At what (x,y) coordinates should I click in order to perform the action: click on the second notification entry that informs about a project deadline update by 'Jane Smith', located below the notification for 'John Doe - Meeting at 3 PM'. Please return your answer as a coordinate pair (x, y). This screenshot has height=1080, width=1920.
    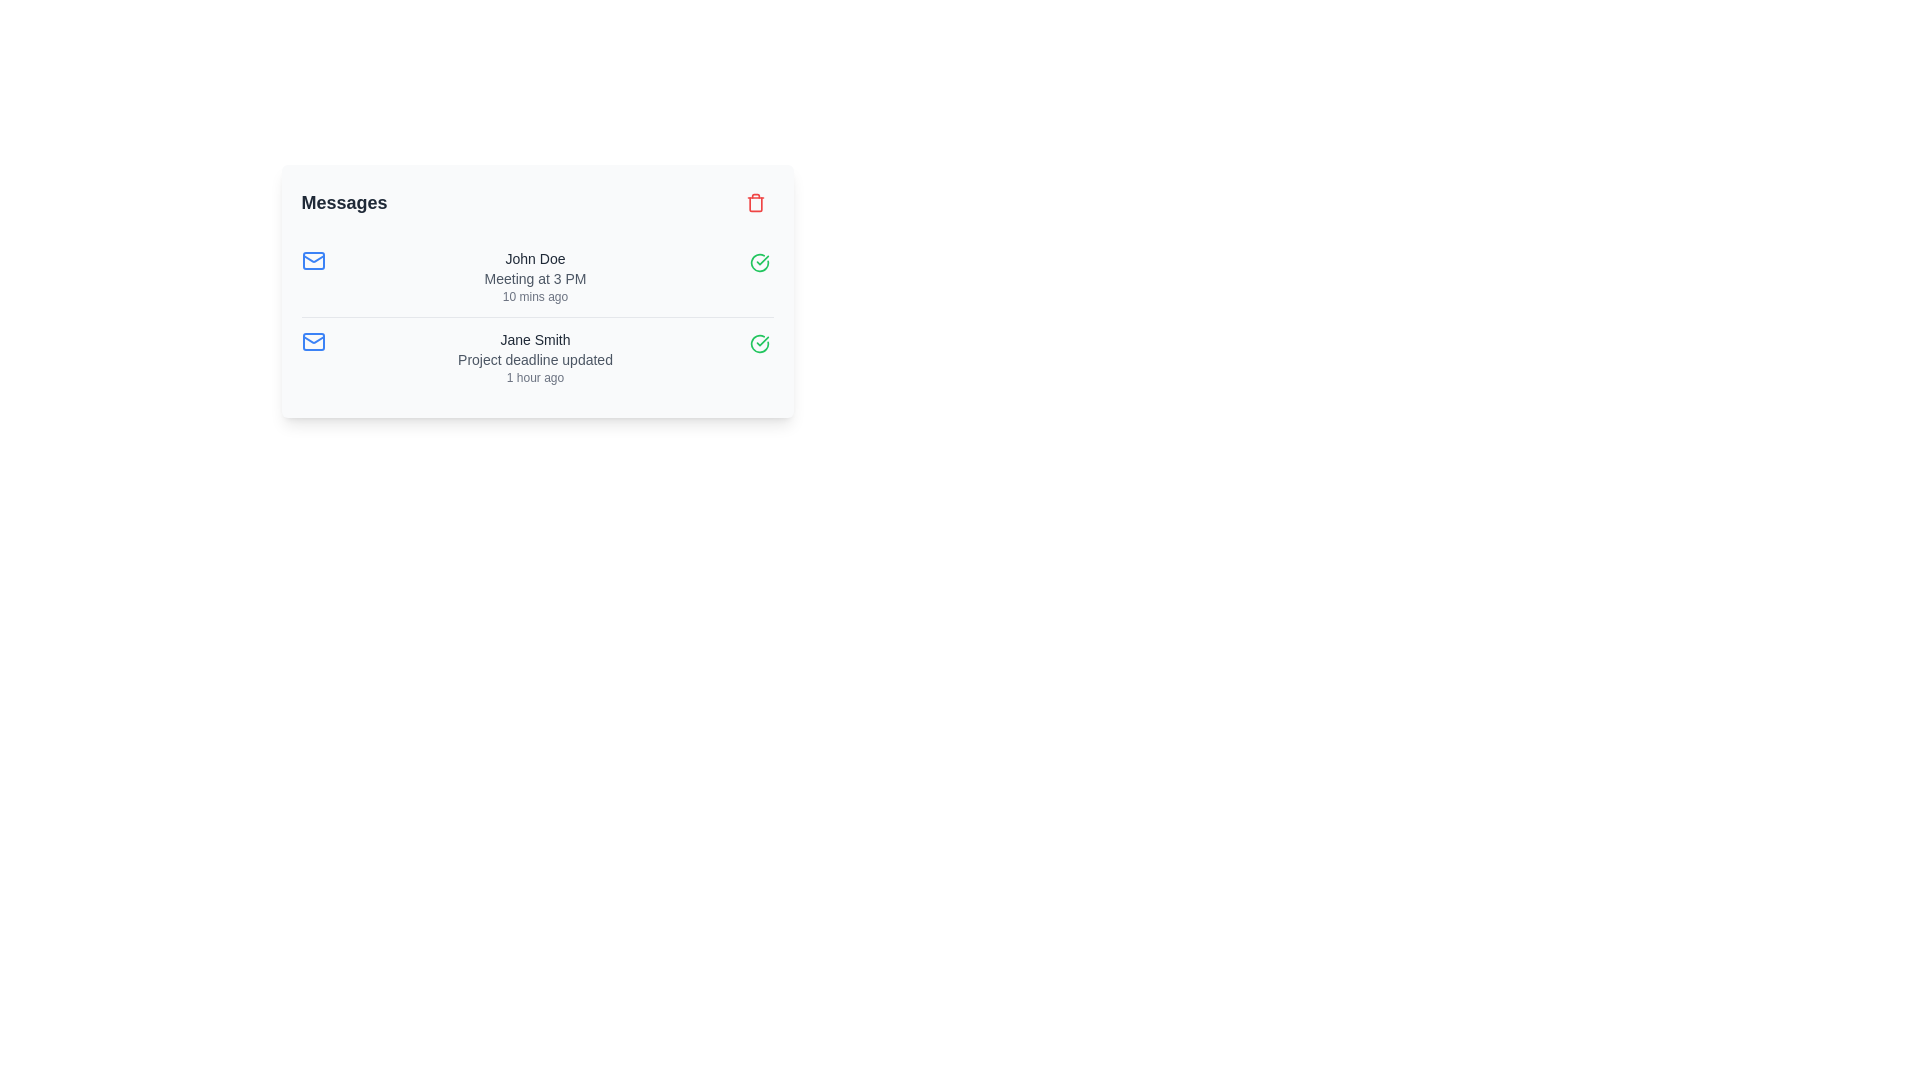
    Looking at the image, I should click on (537, 356).